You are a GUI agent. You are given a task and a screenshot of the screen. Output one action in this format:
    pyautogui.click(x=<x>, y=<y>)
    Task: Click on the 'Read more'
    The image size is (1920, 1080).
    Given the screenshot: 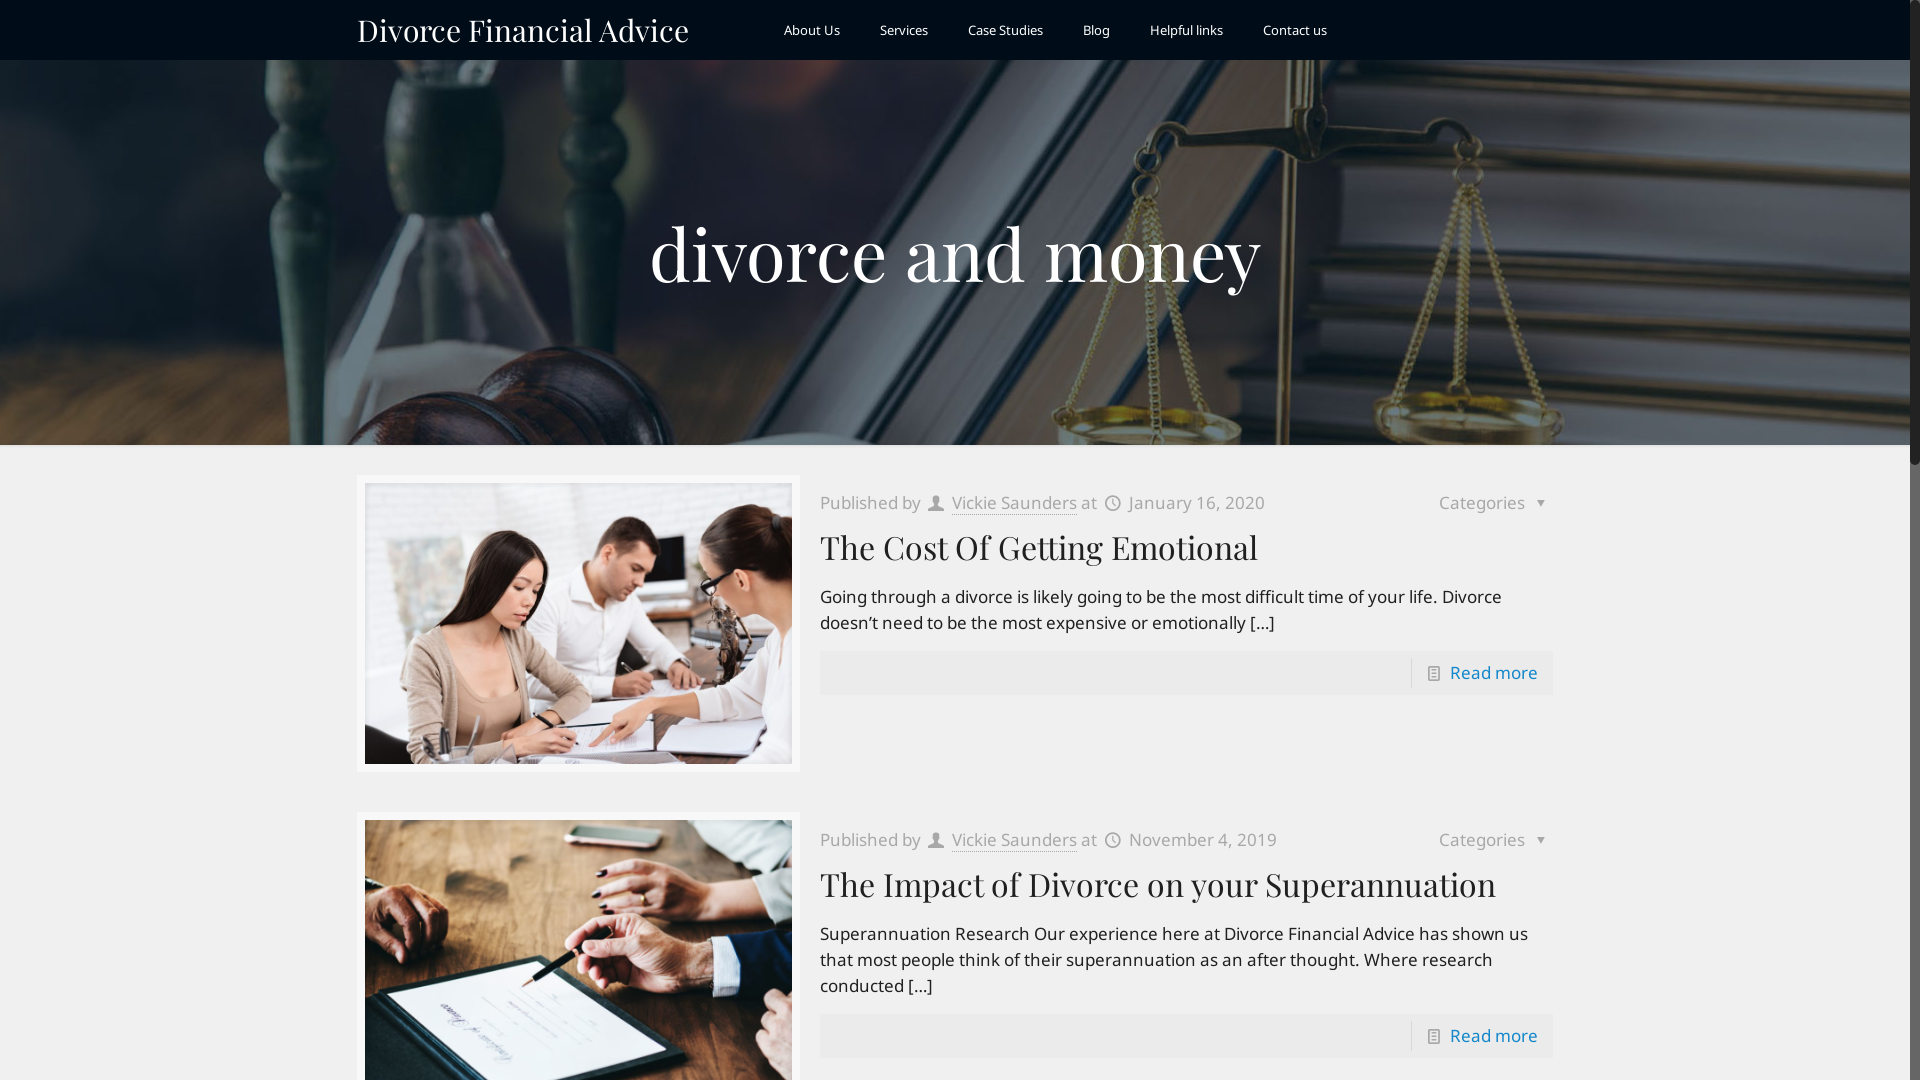 What is the action you would take?
    pyautogui.click(x=1449, y=672)
    